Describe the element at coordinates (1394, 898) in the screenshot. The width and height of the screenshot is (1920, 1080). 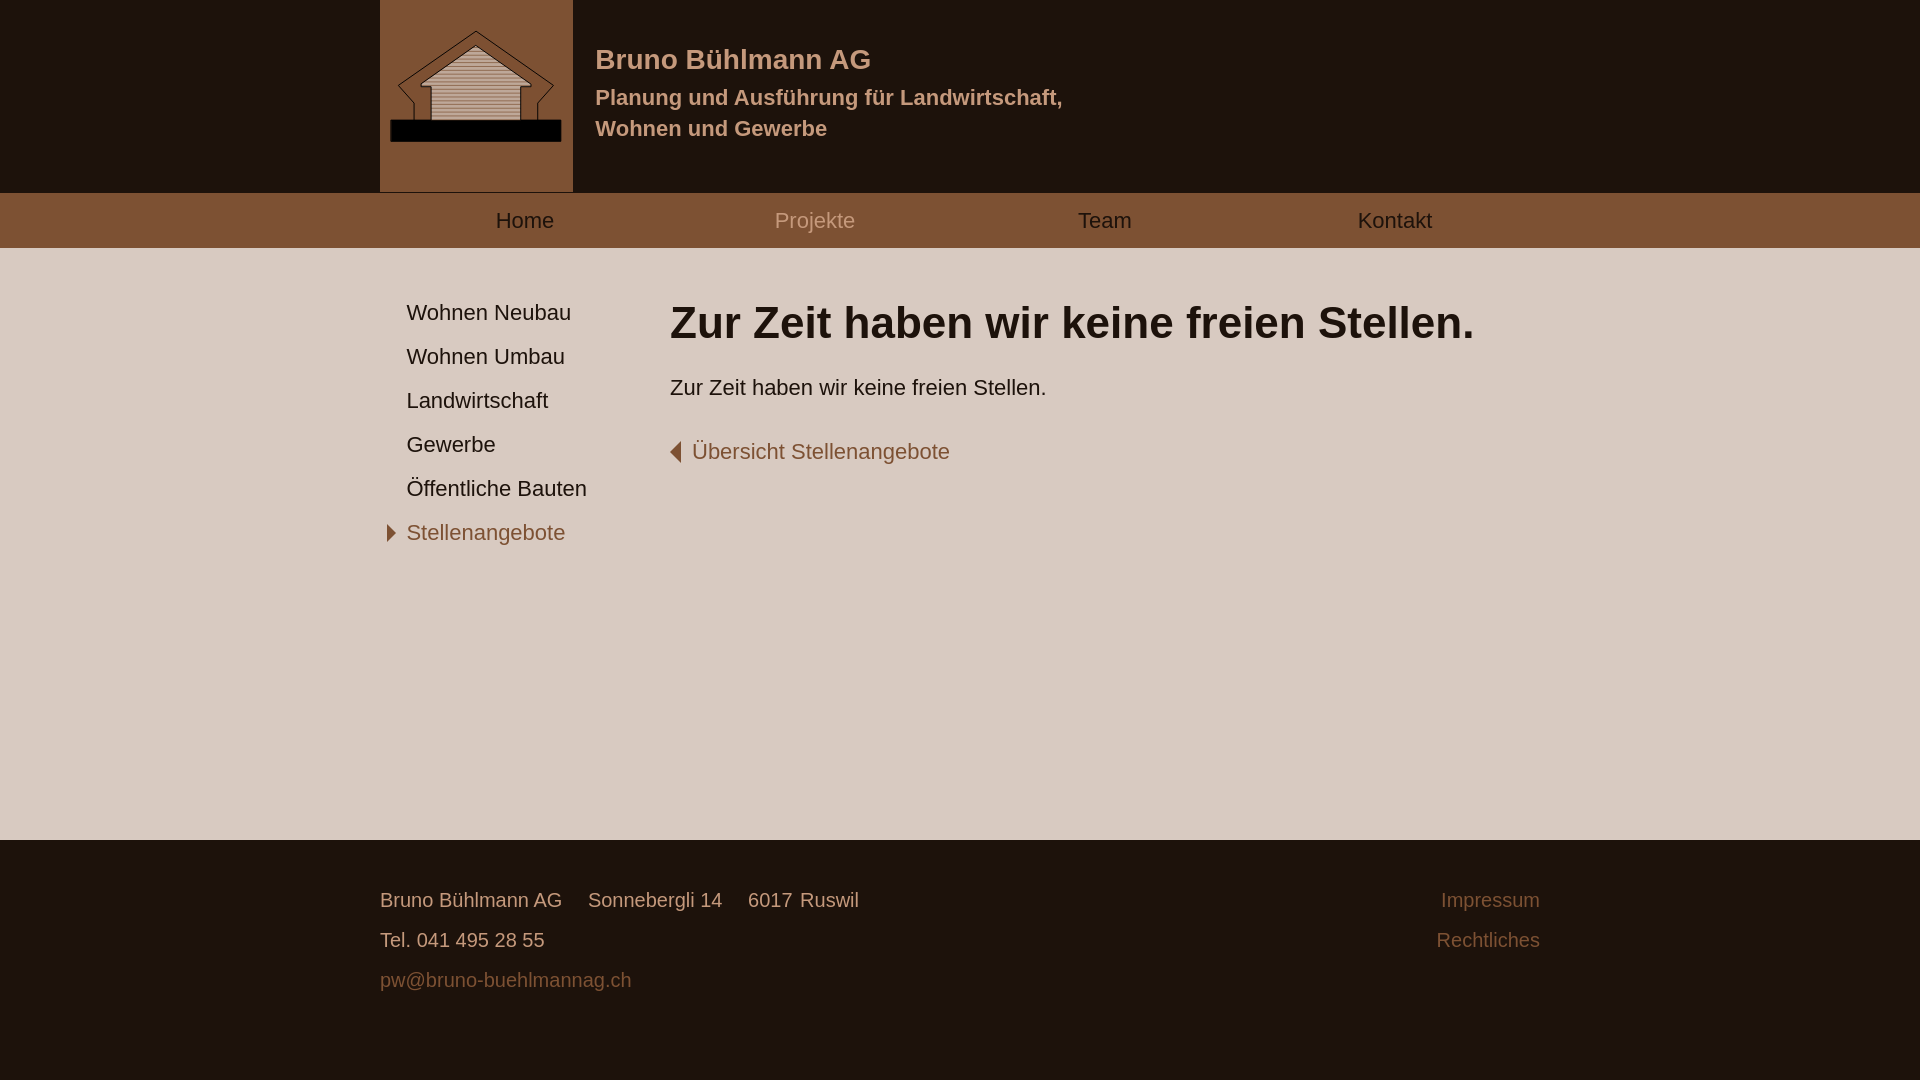
I see `'Impressum'` at that location.